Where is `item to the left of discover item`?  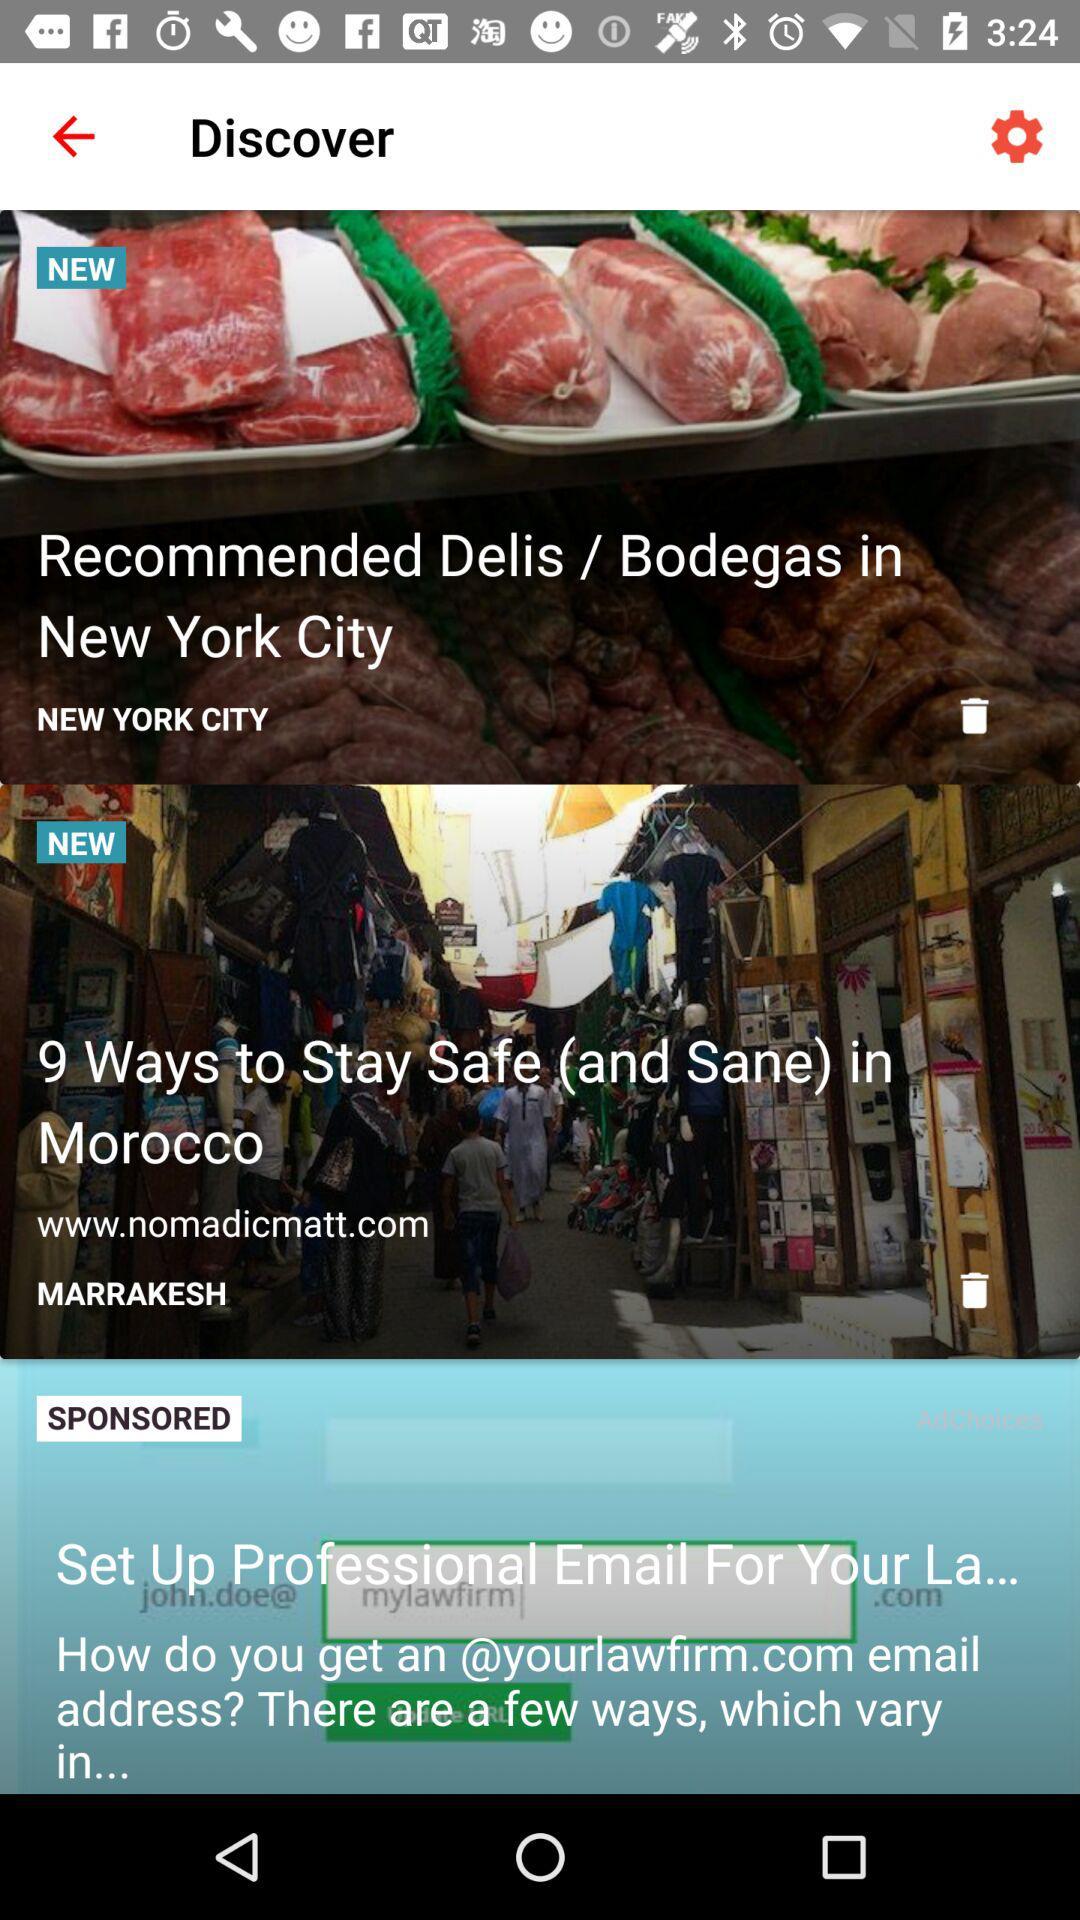
item to the left of discover item is located at coordinates (72, 135).